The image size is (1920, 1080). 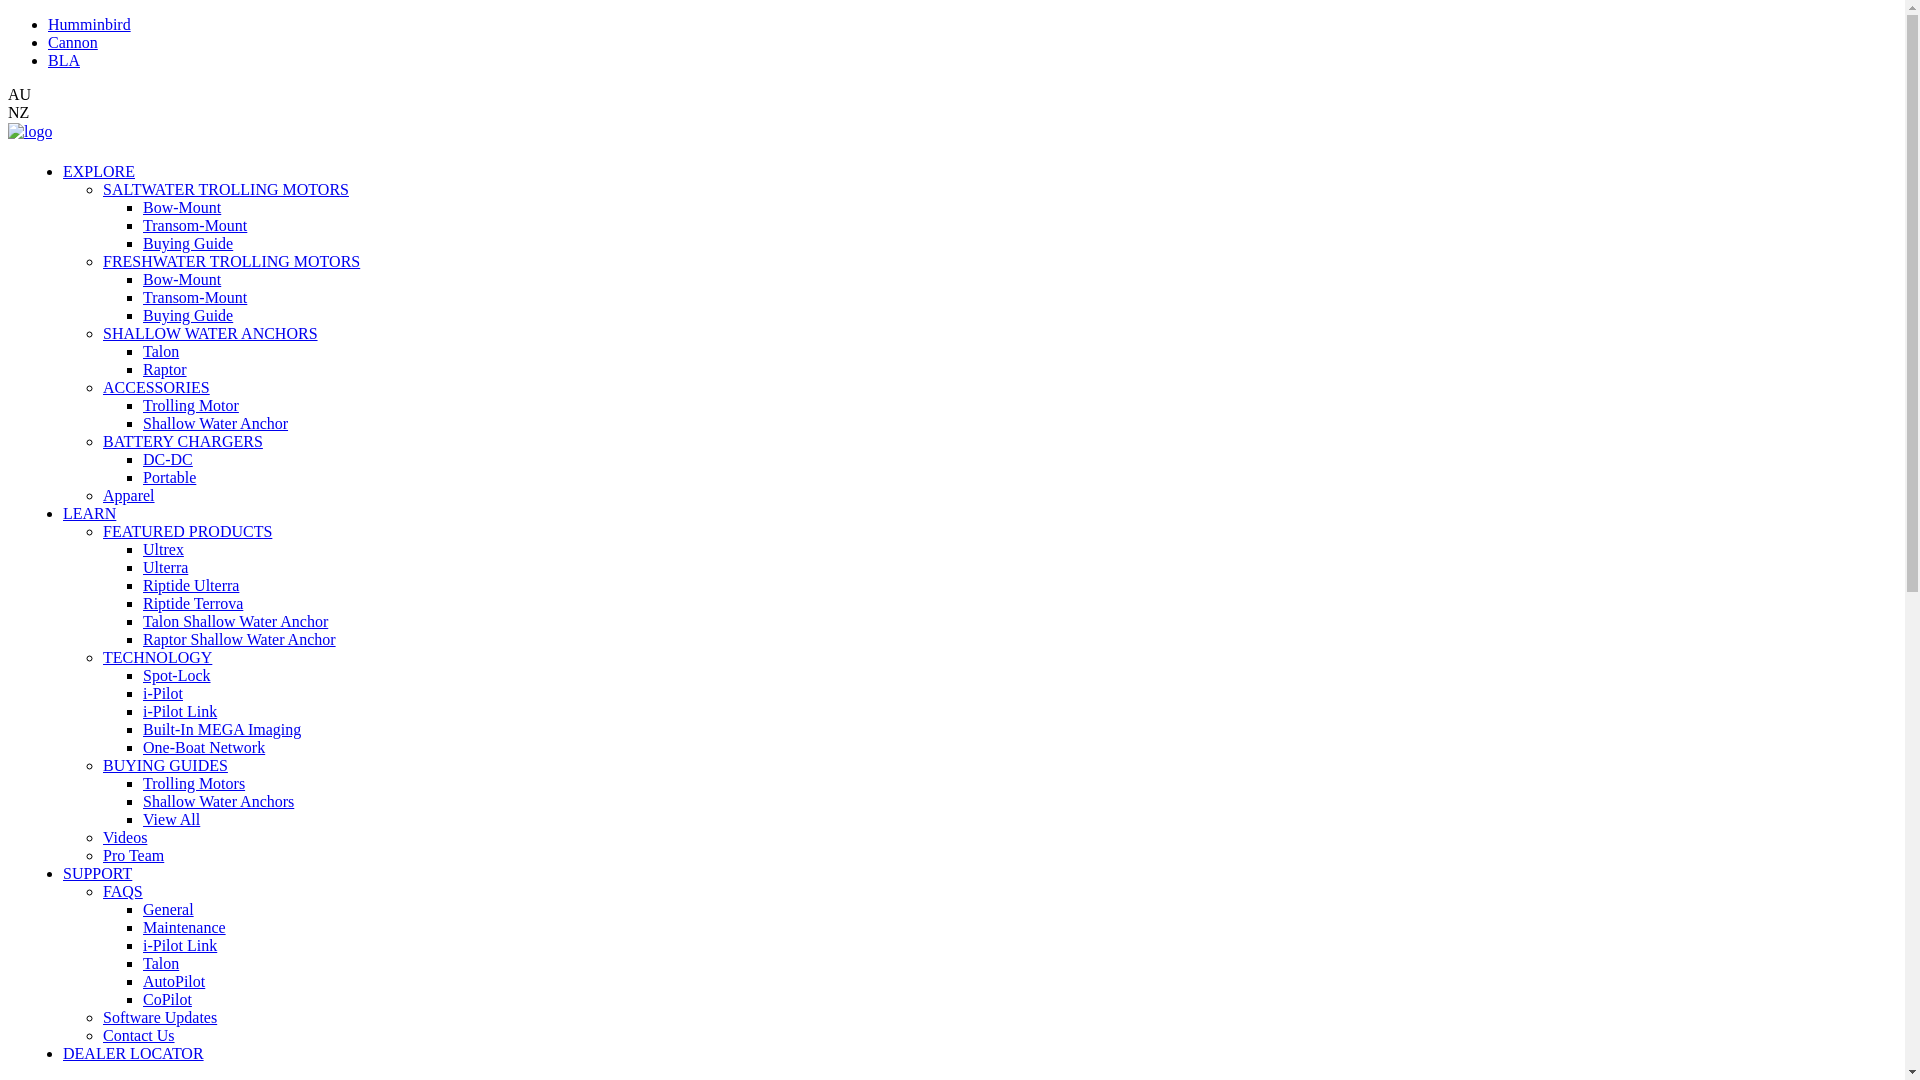 What do you see at coordinates (142, 585) in the screenshot?
I see `'Riptide Ulterra'` at bounding box center [142, 585].